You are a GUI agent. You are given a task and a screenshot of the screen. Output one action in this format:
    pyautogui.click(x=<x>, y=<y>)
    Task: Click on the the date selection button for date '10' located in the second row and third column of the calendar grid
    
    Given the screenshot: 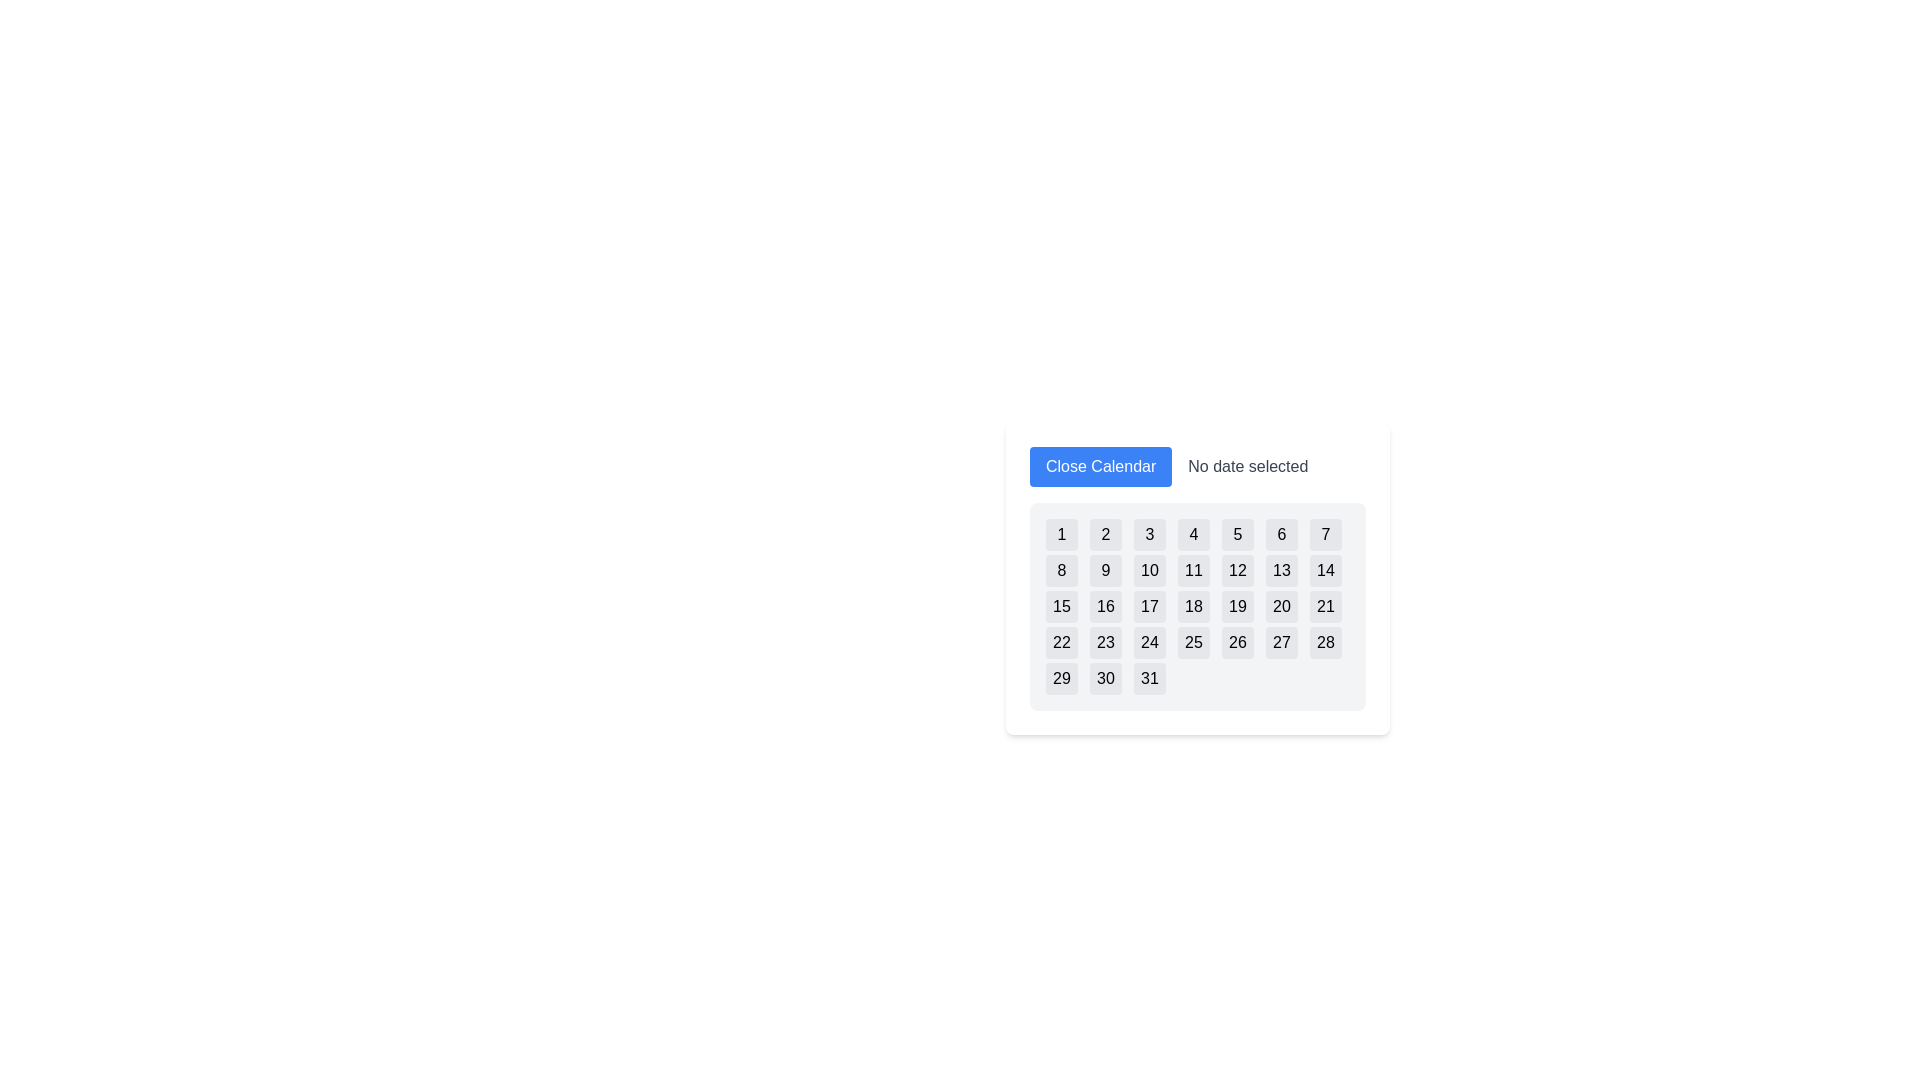 What is the action you would take?
    pyautogui.click(x=1150, y=570)
    